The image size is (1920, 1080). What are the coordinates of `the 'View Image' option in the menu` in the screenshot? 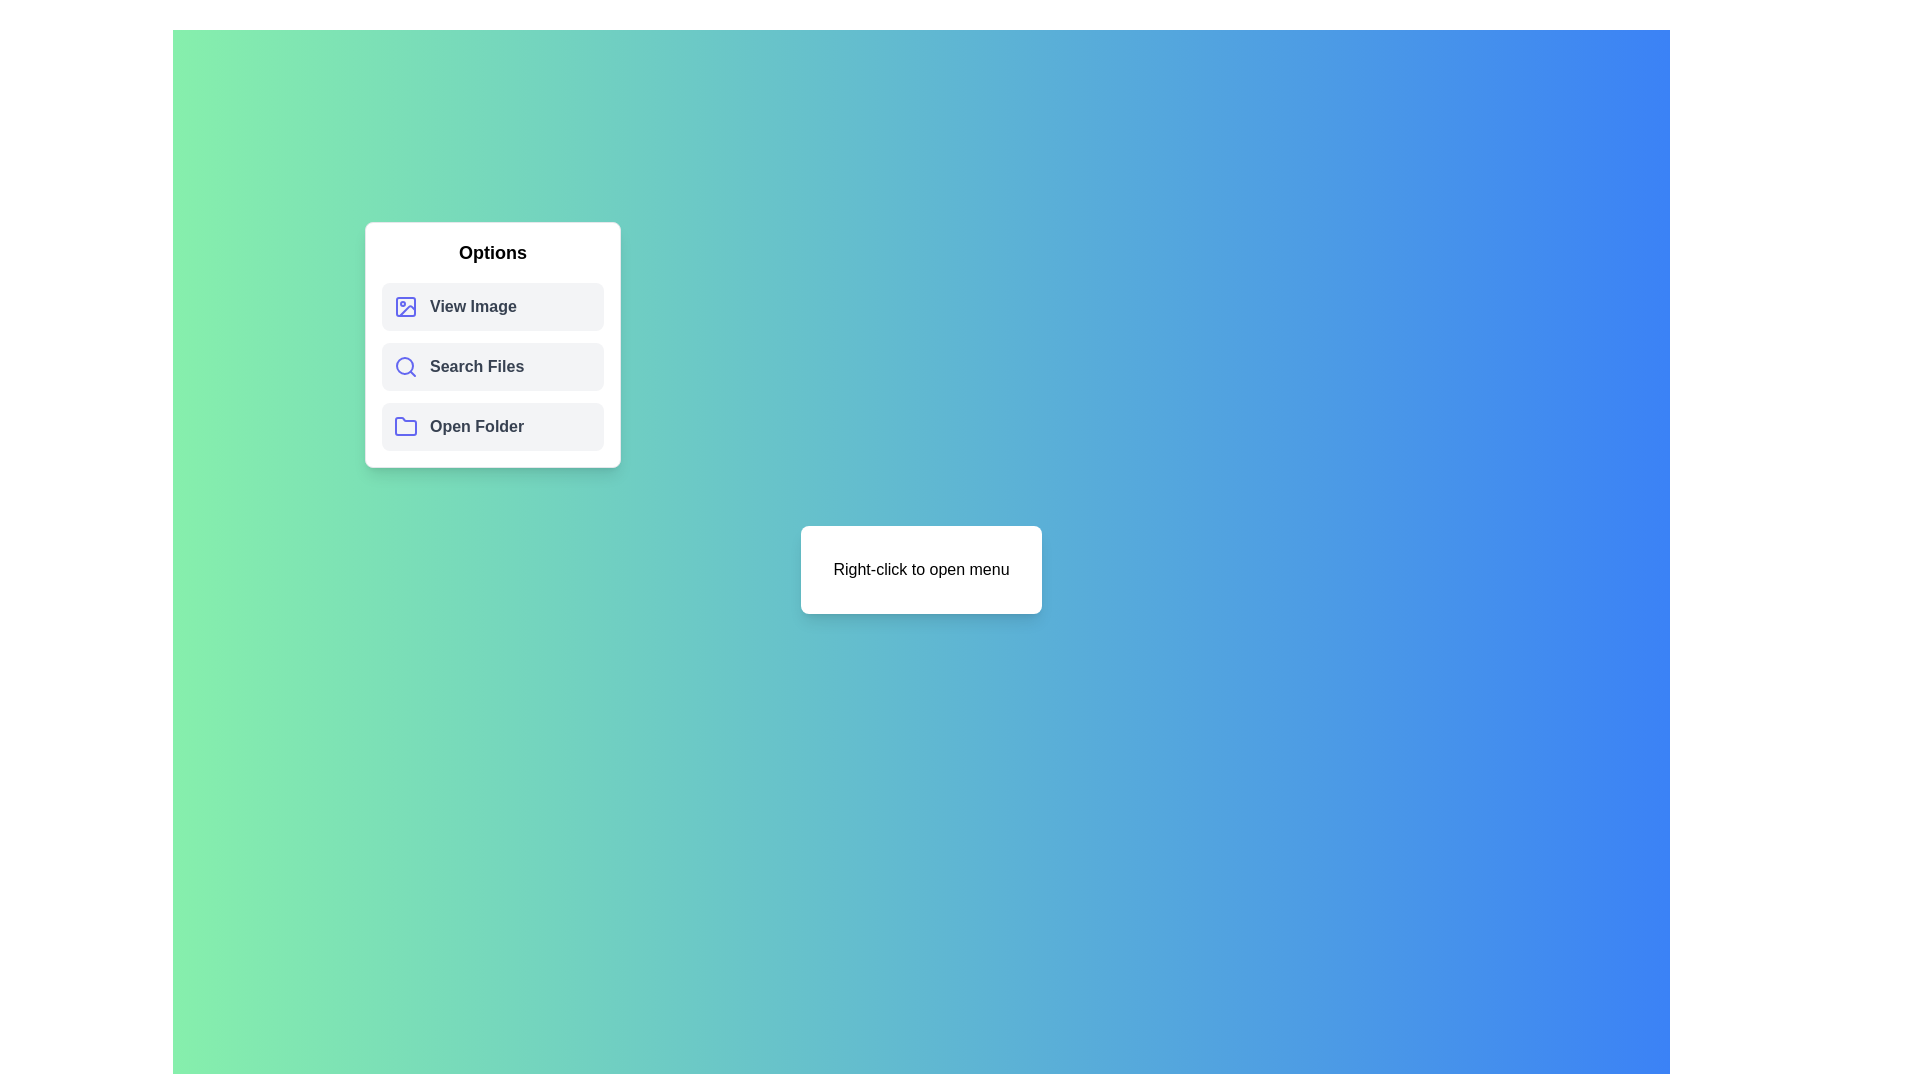 It's located at (493, 307).